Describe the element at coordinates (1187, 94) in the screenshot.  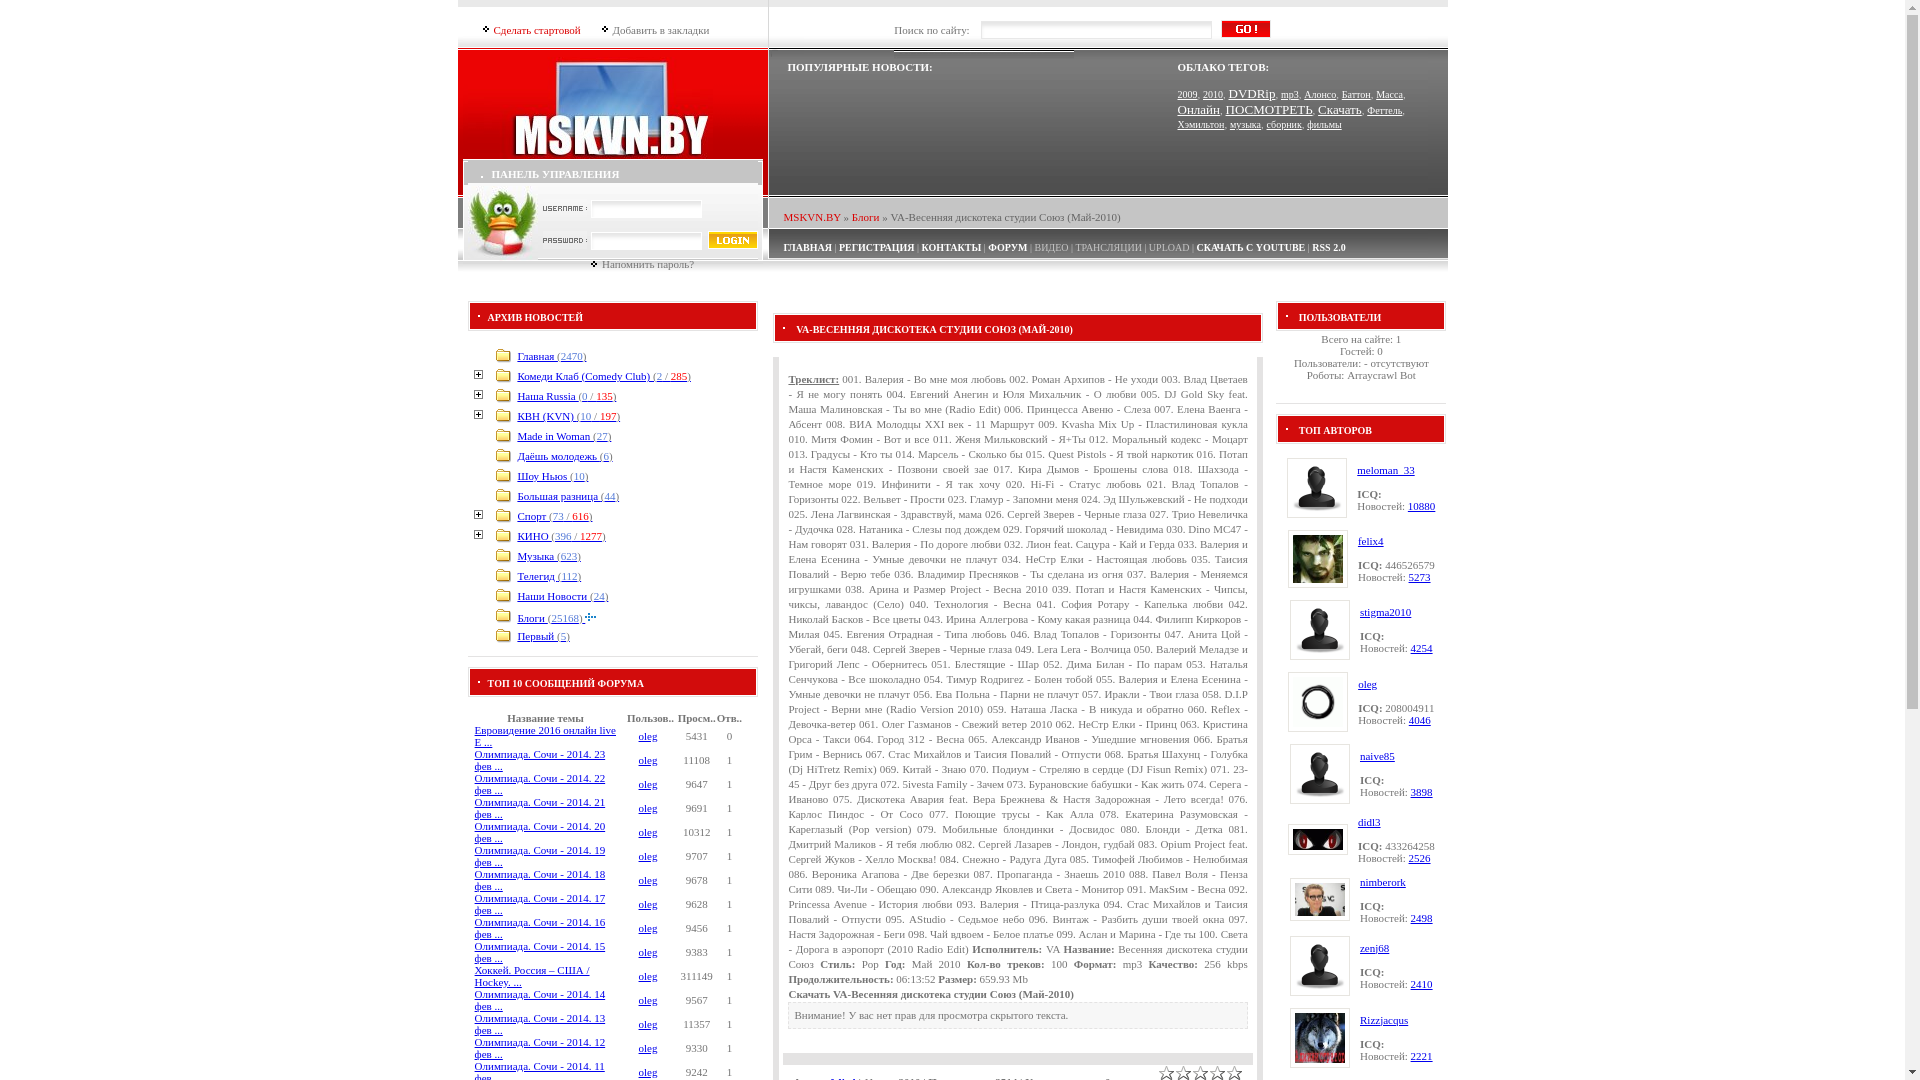
I see `'2009'` at that location.